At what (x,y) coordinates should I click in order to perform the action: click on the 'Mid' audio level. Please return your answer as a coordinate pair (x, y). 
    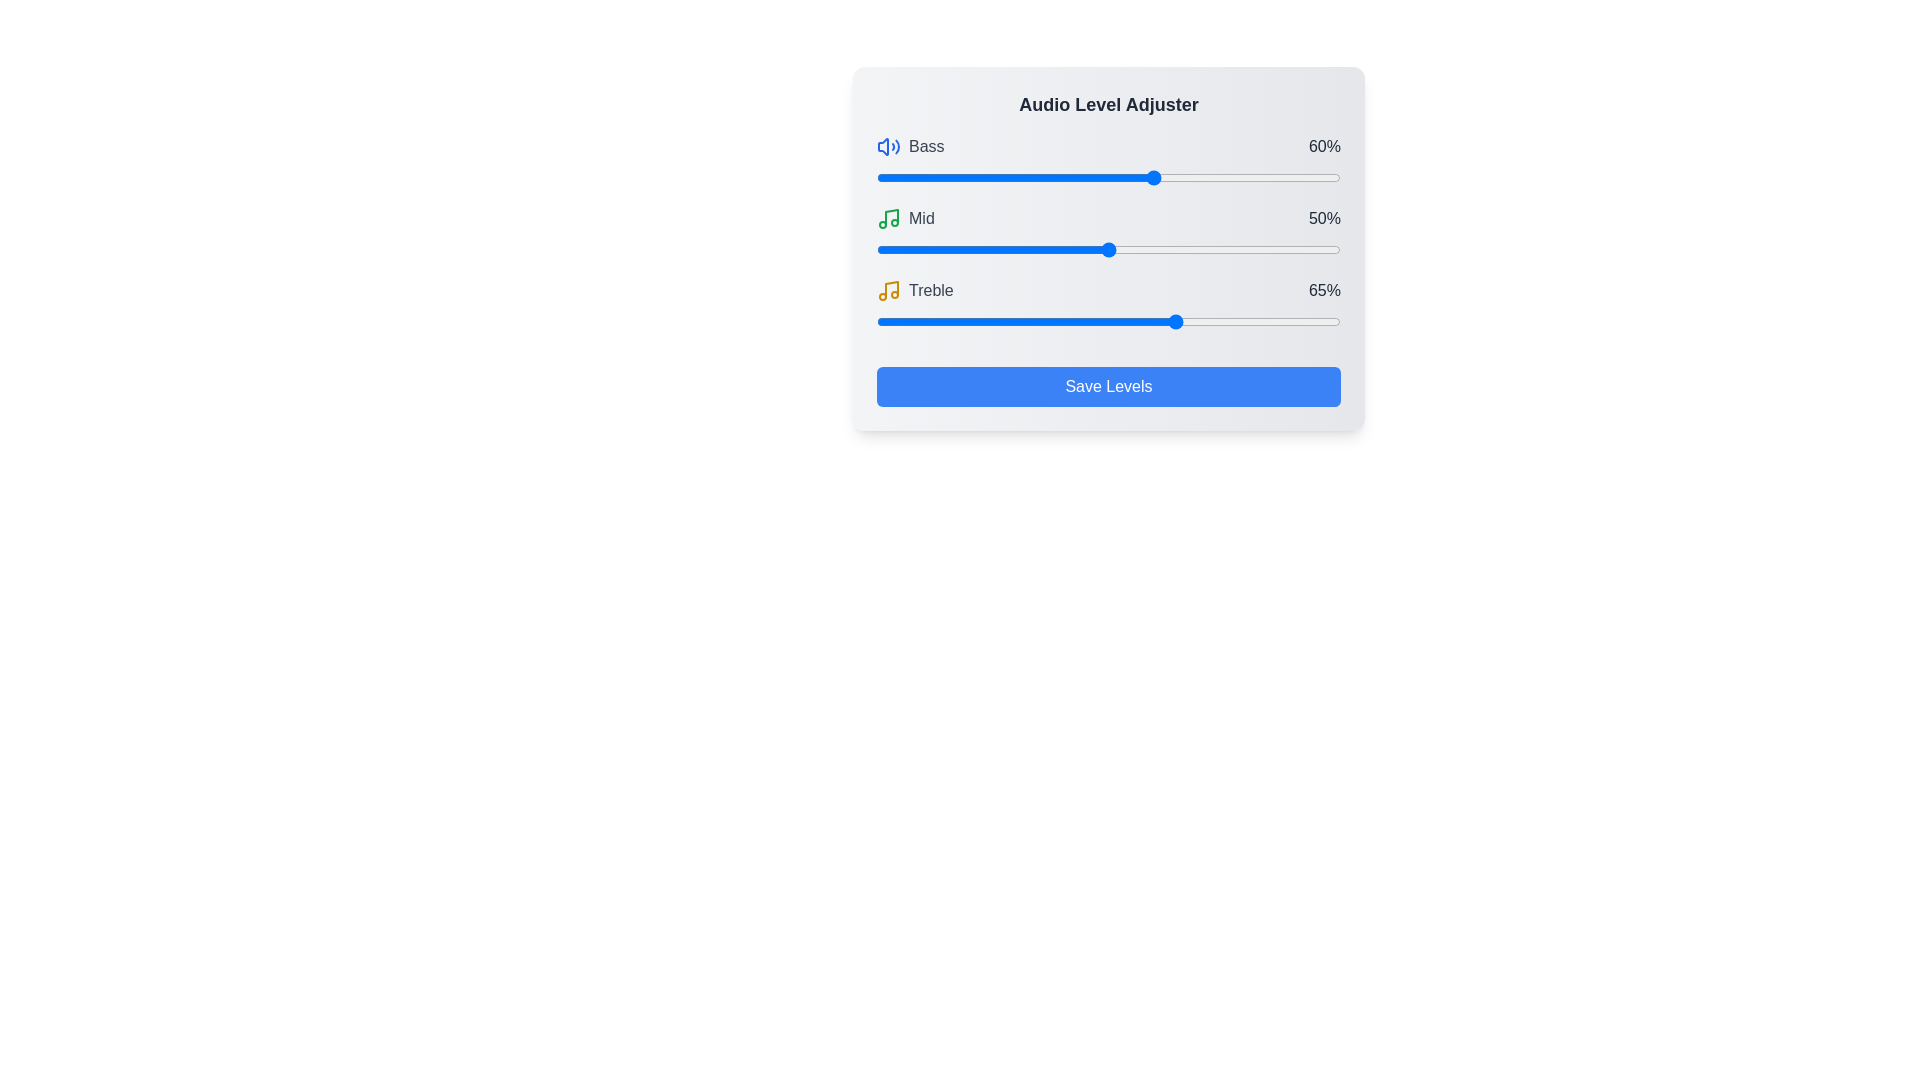
    Looking at the image, I should click on (1146, 249).